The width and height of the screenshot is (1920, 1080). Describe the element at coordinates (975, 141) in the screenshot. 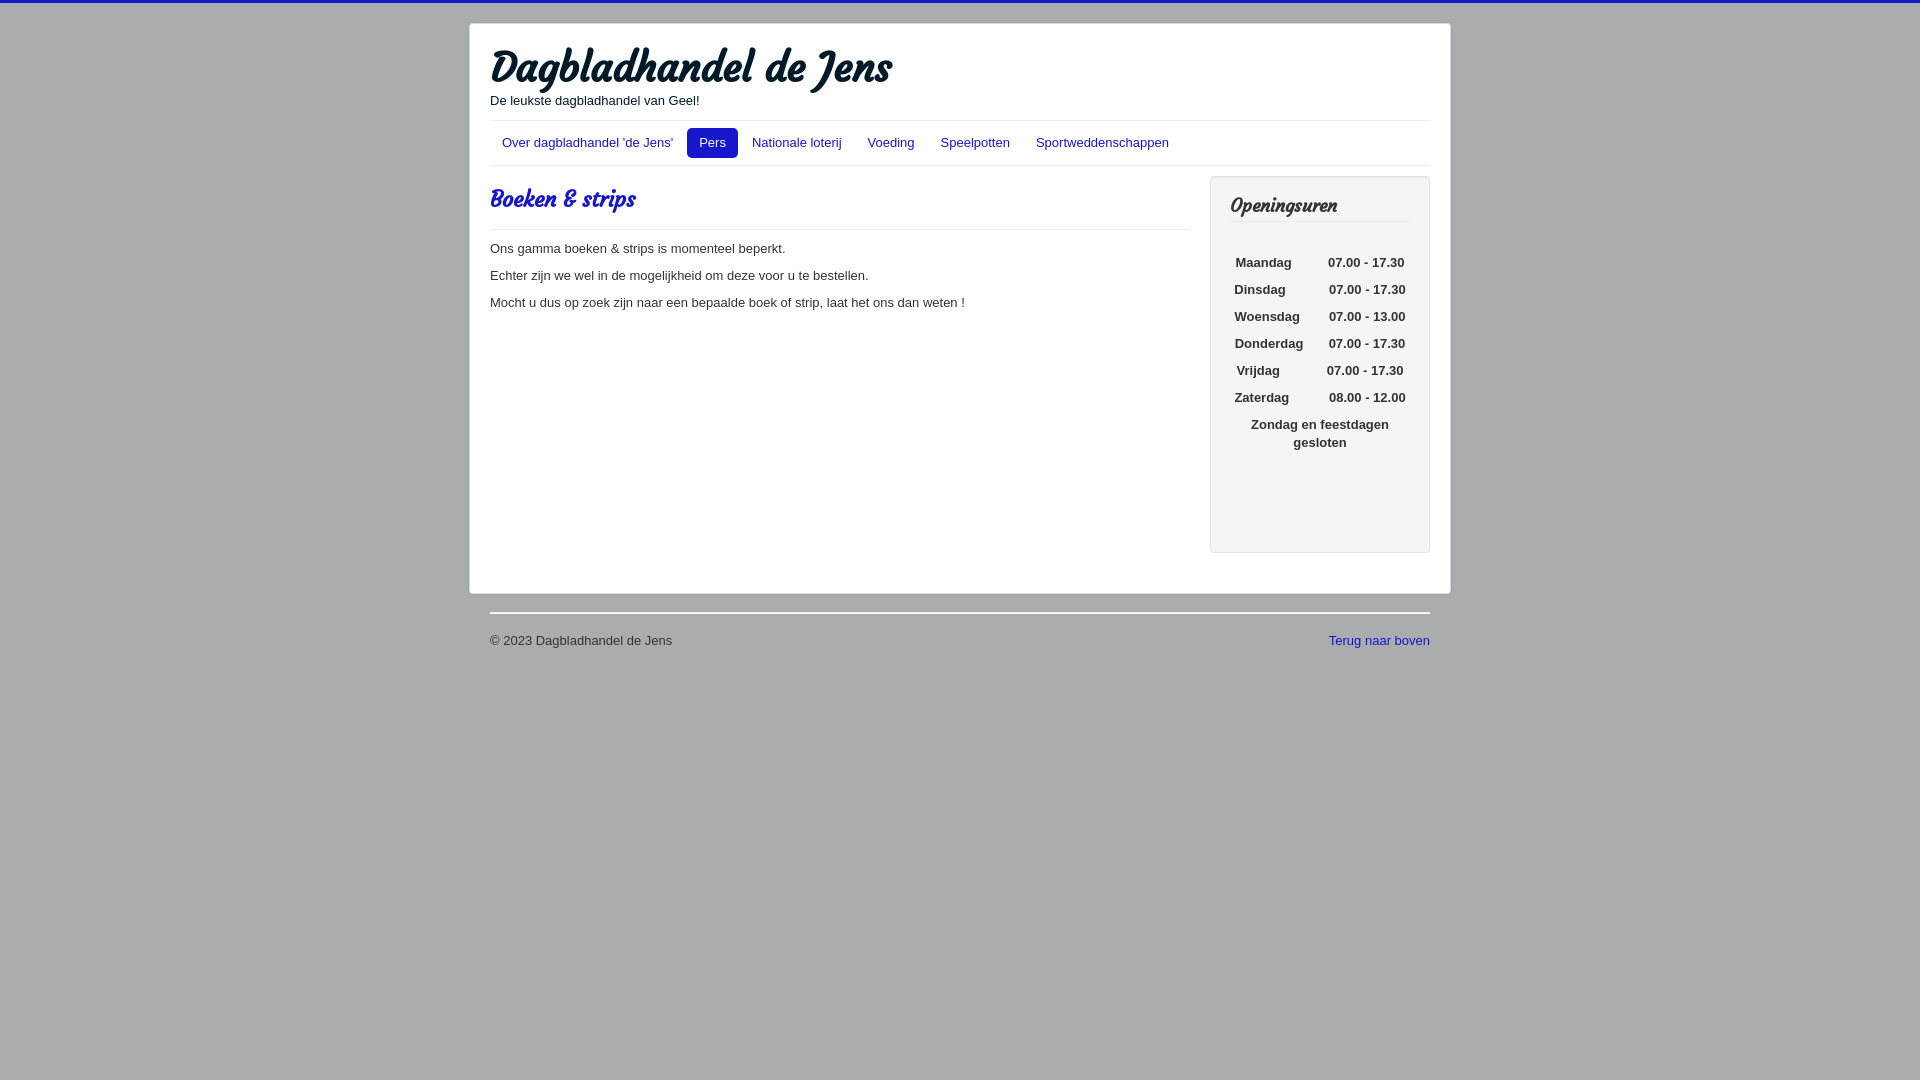

I see `'Speelpotten'` at that location.